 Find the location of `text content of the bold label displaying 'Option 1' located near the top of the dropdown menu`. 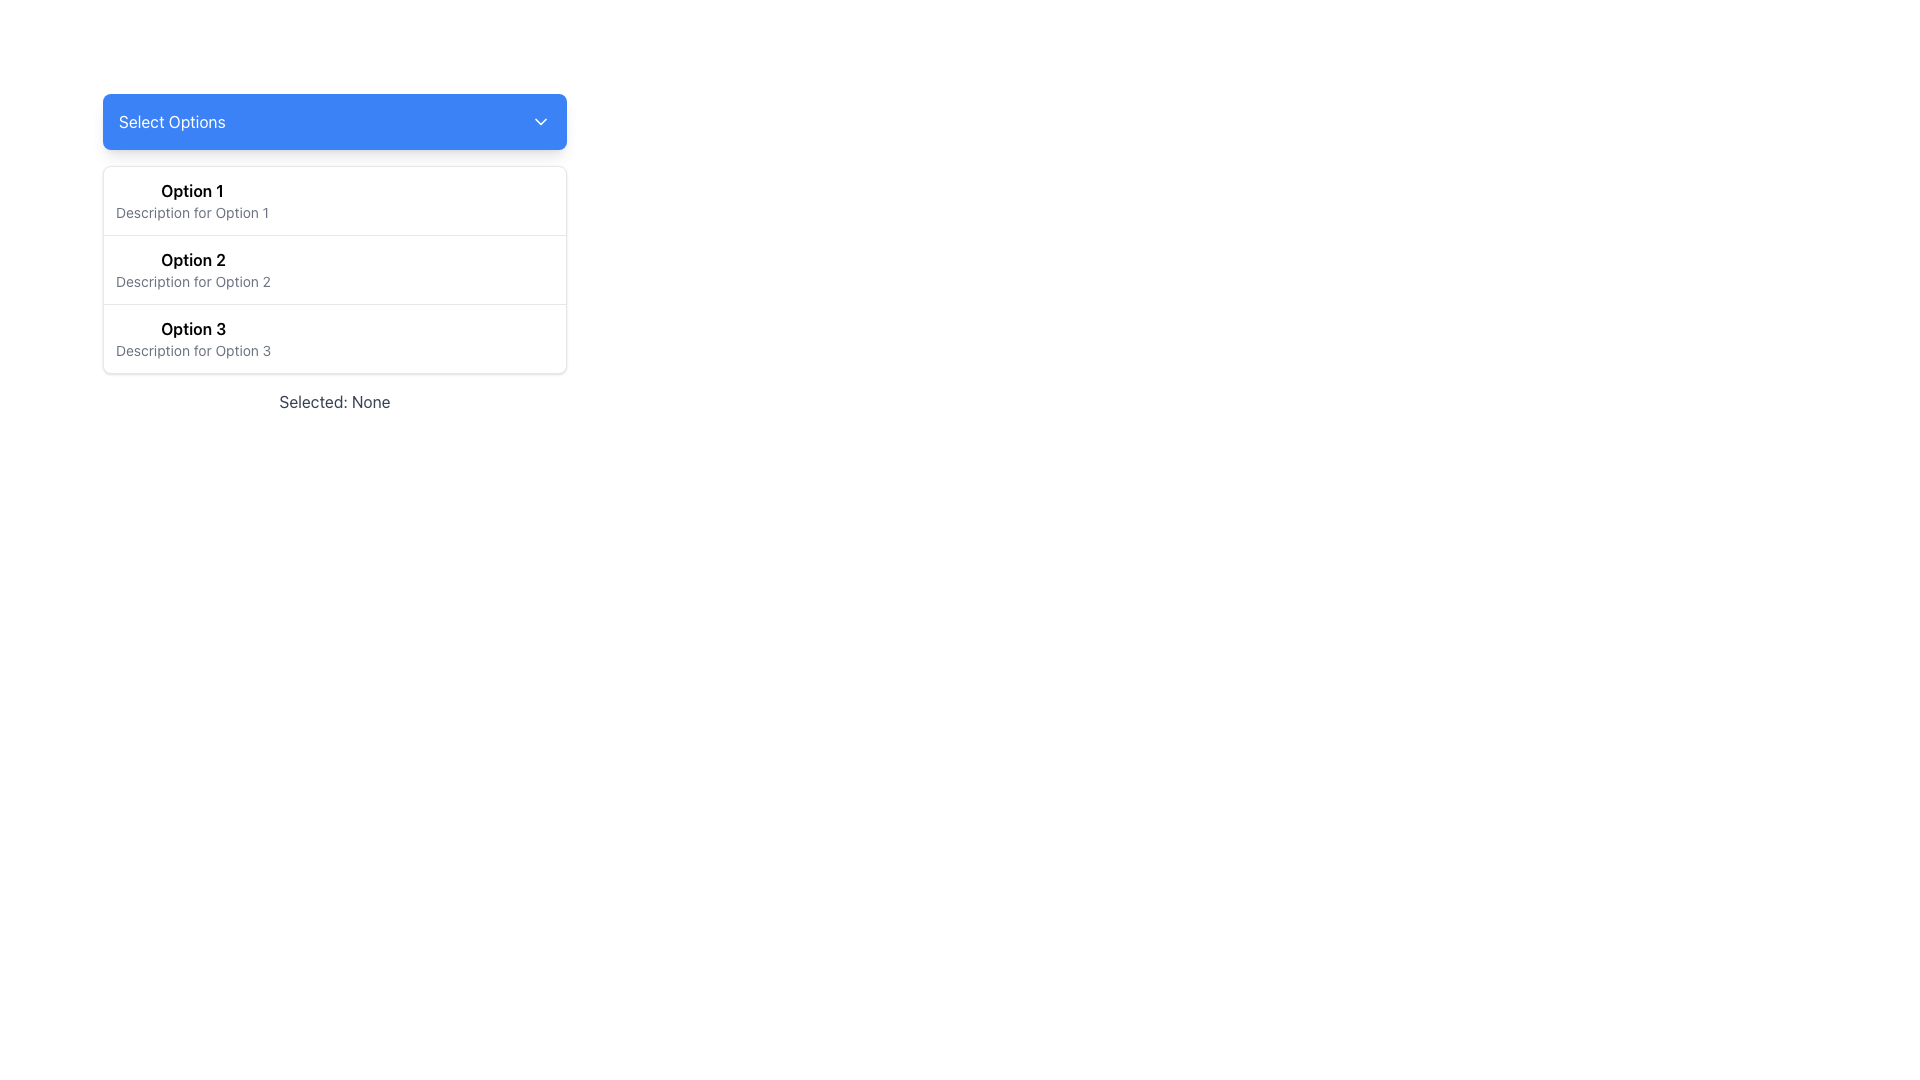

text content of the bold label displaying 'Option 1' located near the top of the dropdown menu is located at coordinates (192, 191).